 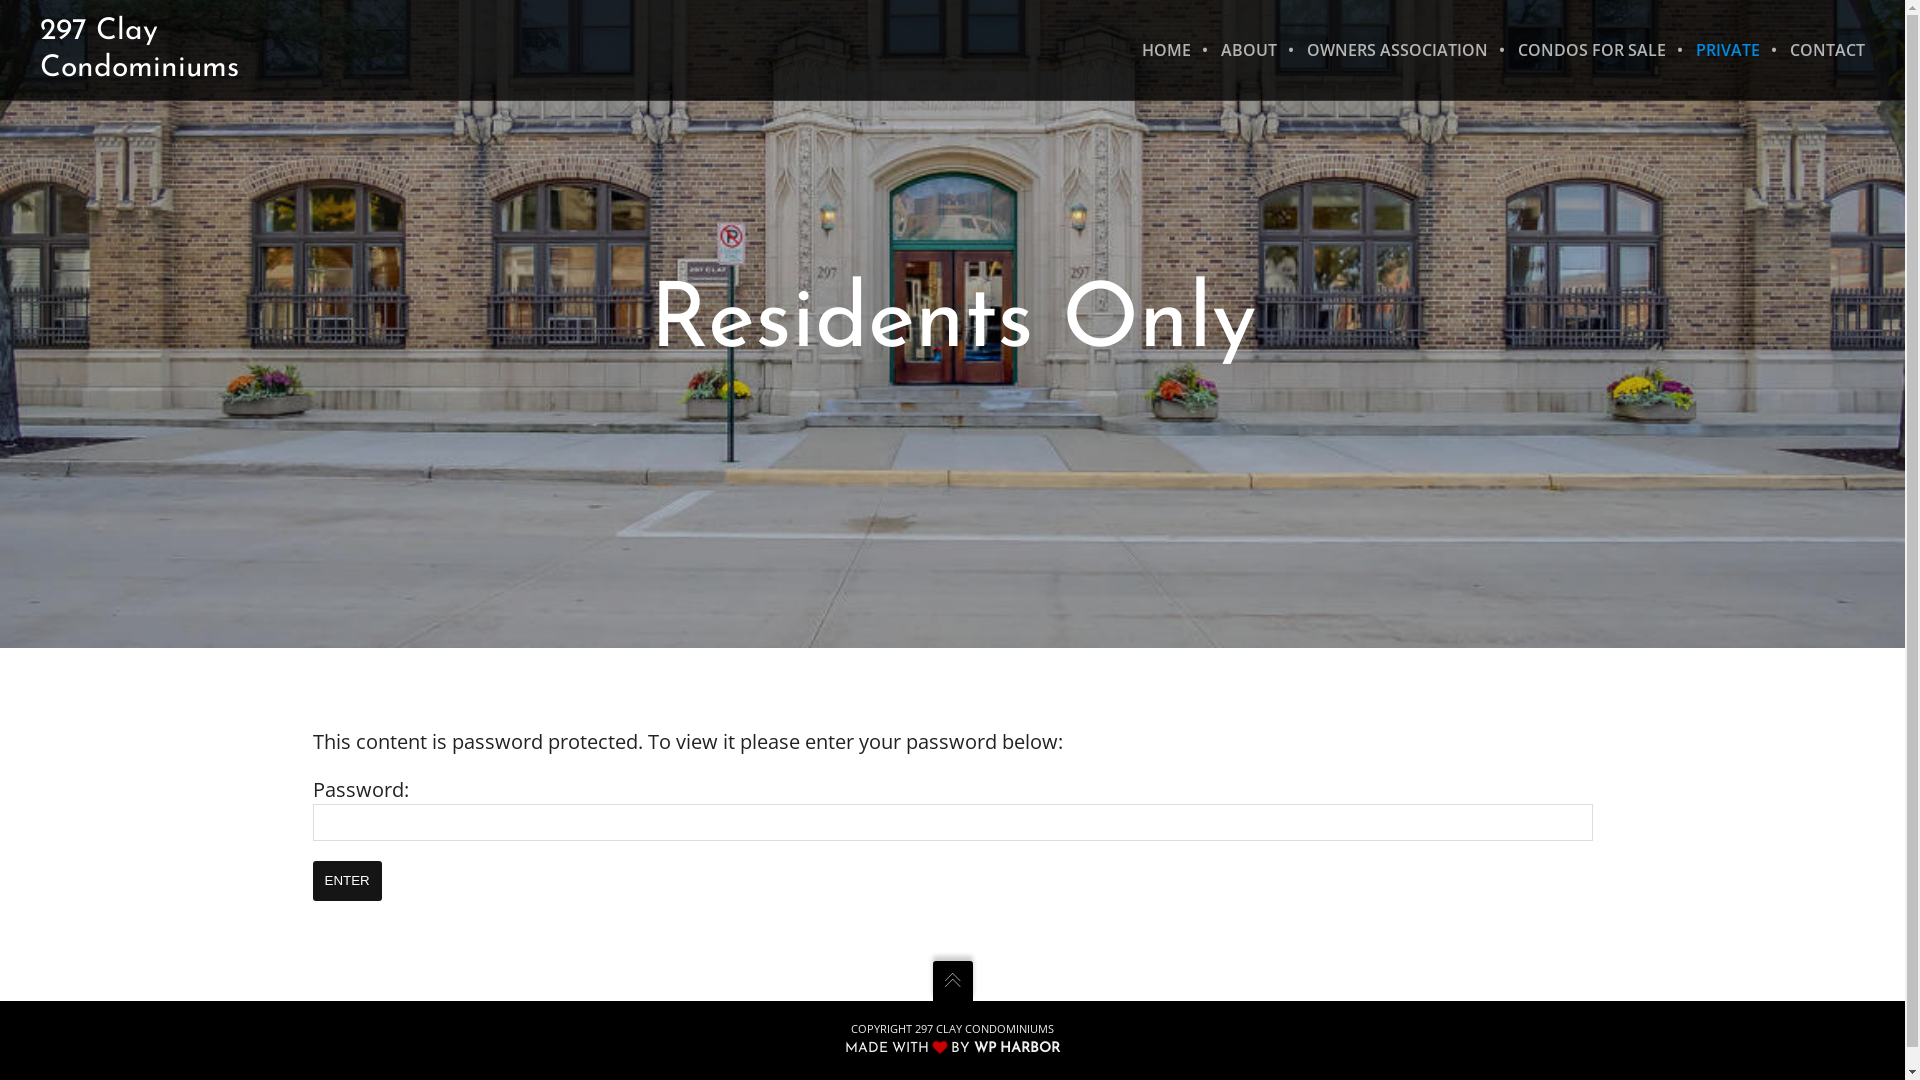 What do you see at coordinates (974, 1046) in the screenshot?
I see `'WP HARBOR'` at bounding box center [974, 1046].